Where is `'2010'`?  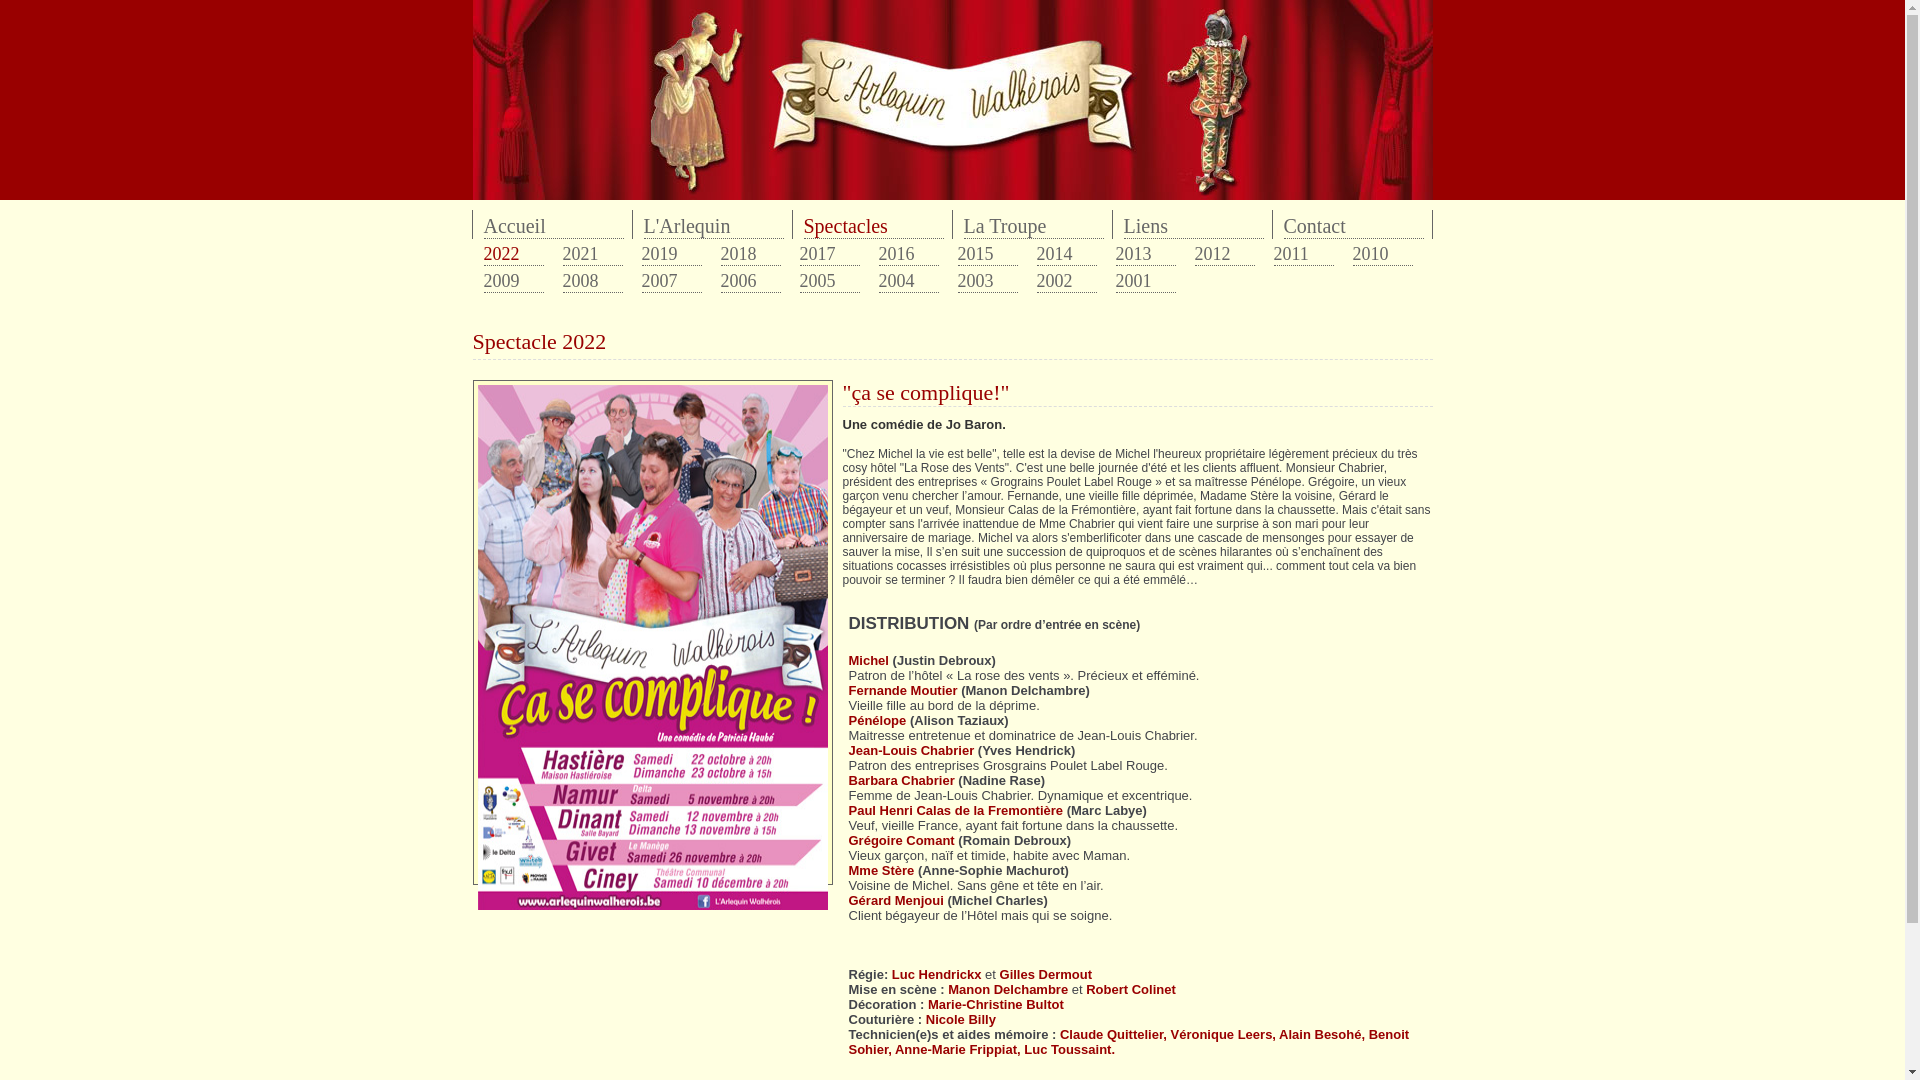
'2010' is located at coordinates (1381, 253).